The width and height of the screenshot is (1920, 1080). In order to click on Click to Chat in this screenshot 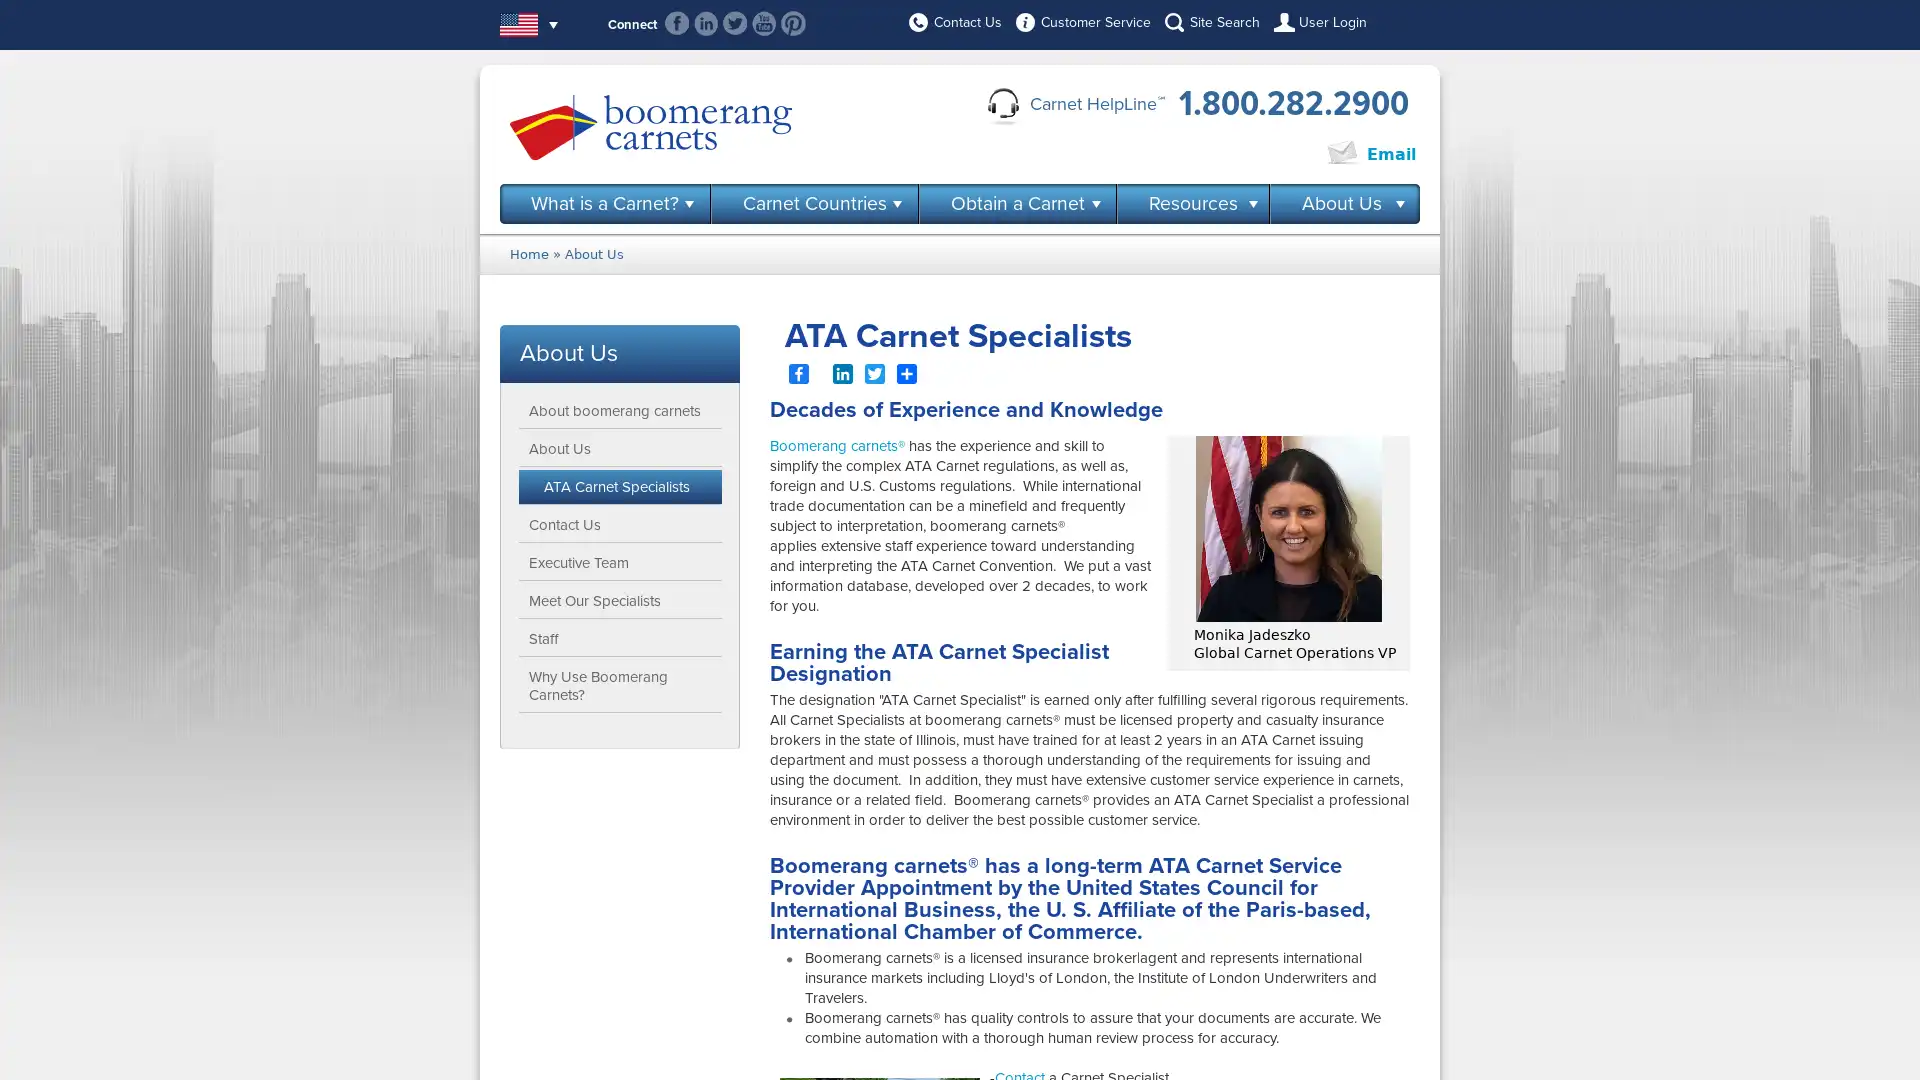, I will do `click(1256, 153)`.